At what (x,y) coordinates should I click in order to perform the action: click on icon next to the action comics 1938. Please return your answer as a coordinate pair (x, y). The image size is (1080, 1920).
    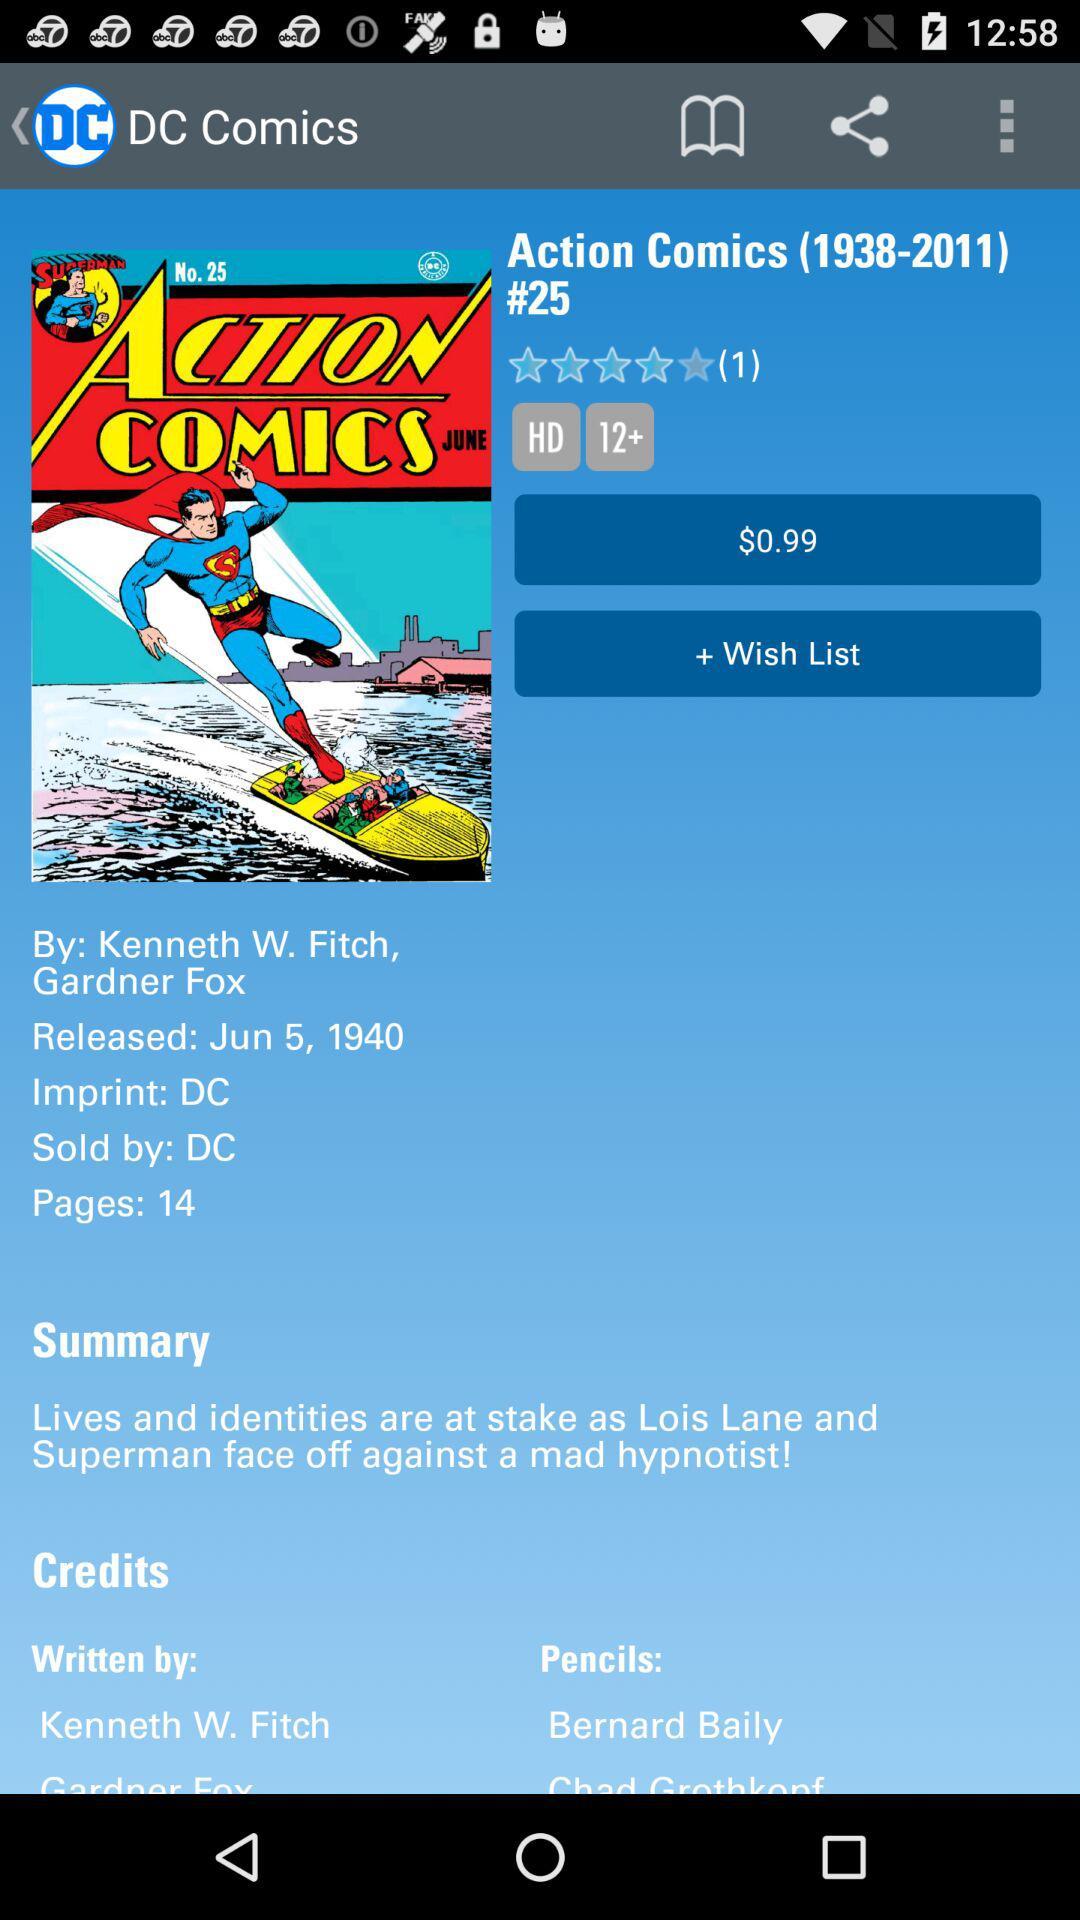
    Looking at the image, I should click on (260, 564).